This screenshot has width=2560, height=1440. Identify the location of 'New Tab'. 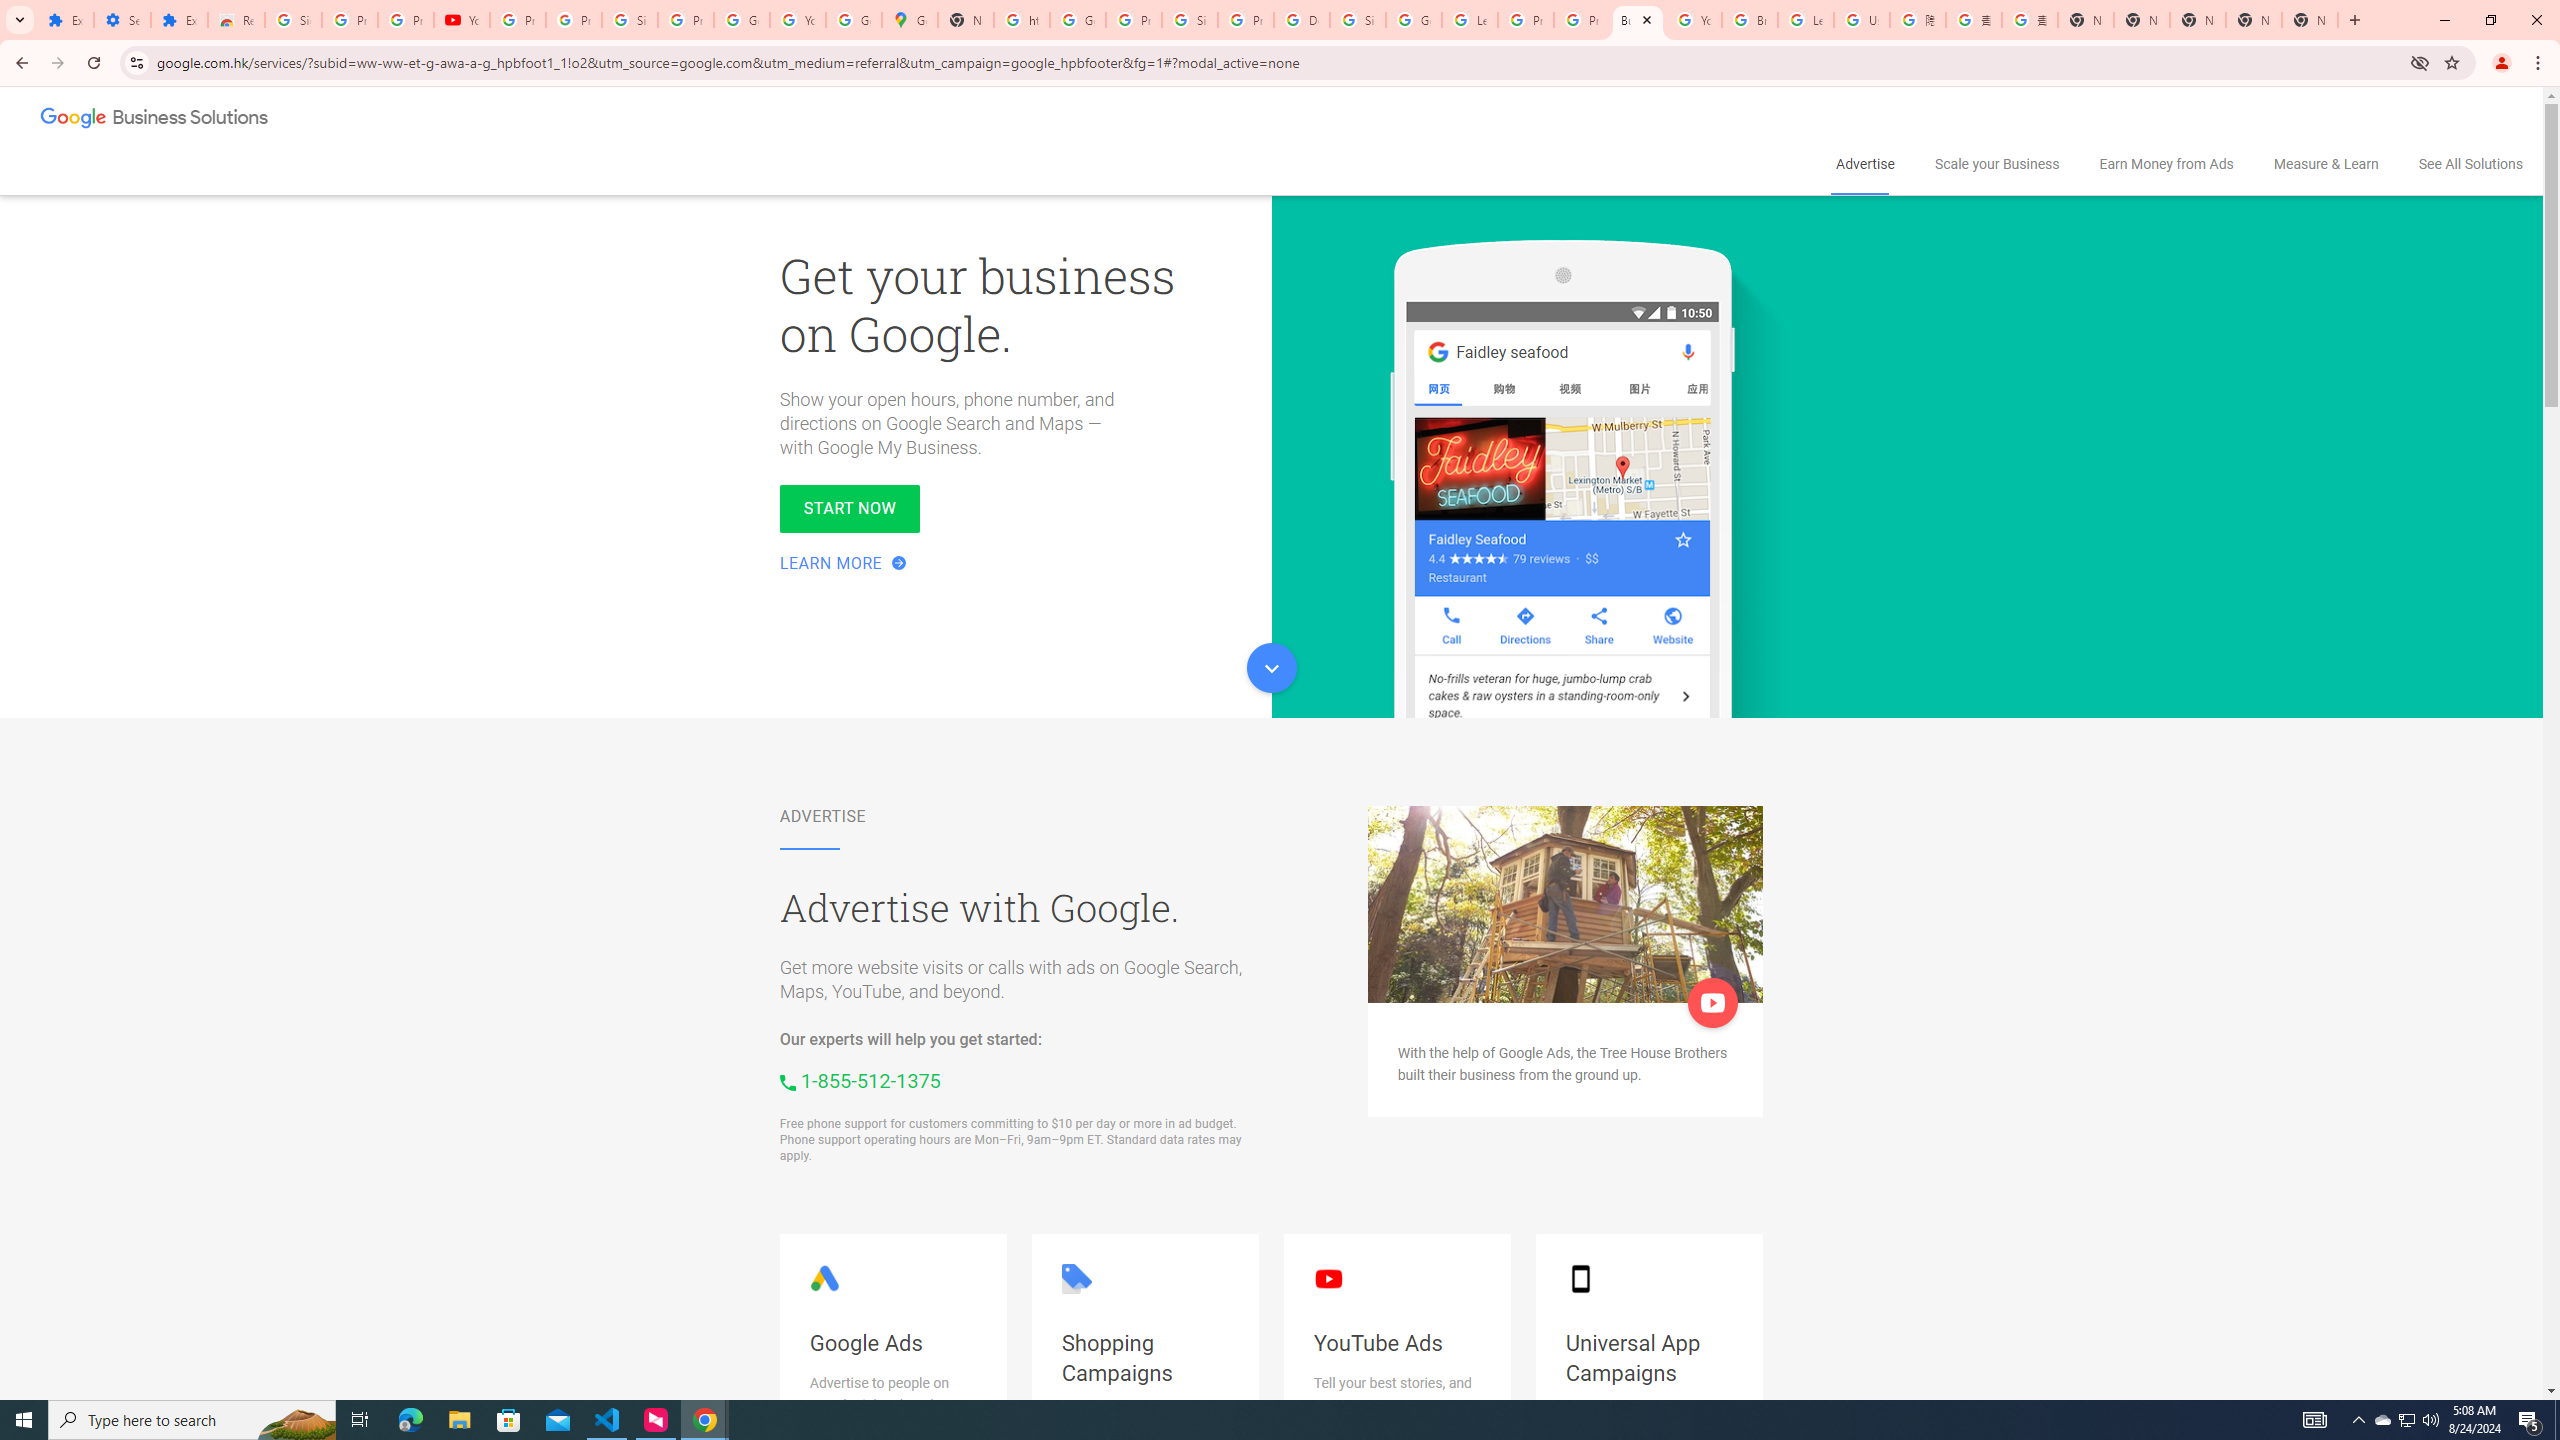
(2310, 19).